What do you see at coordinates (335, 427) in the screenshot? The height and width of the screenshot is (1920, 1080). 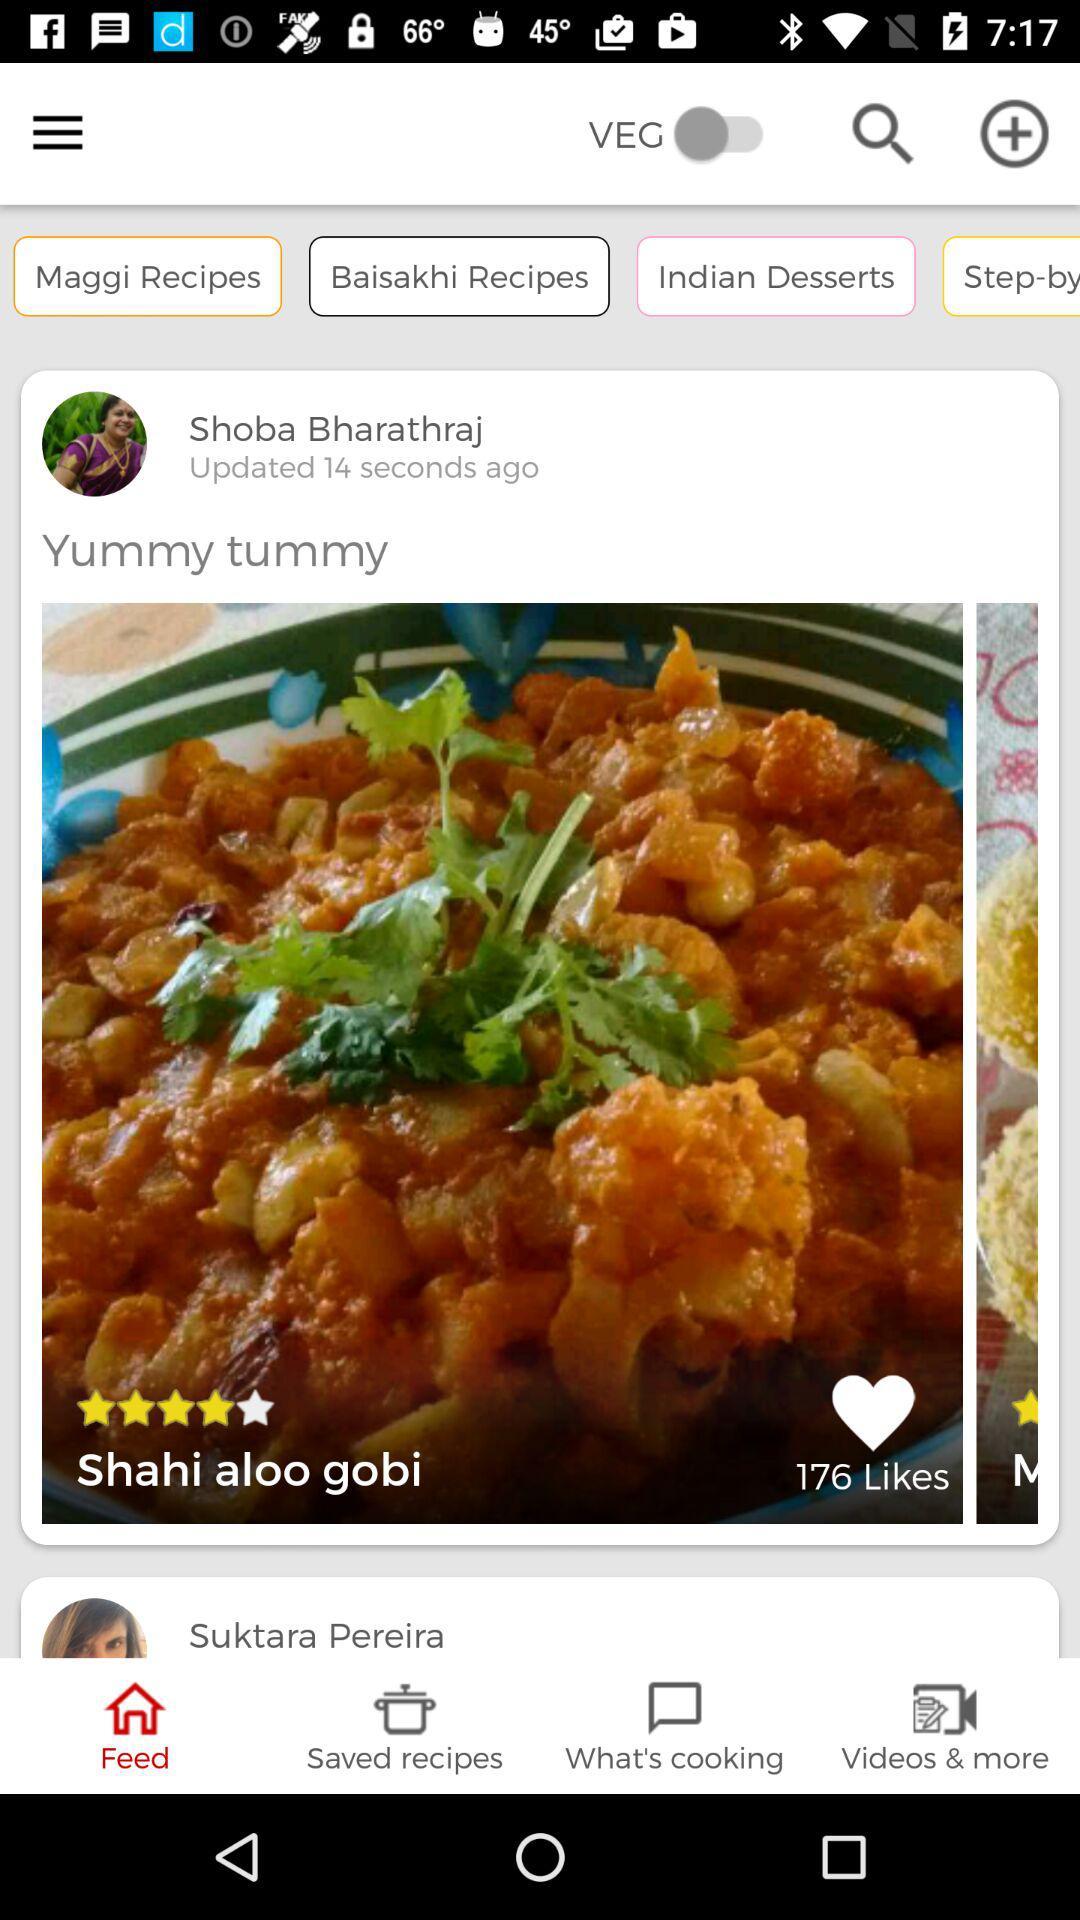 I see `the shoba bharathraj` at bounding box center [335, 427].